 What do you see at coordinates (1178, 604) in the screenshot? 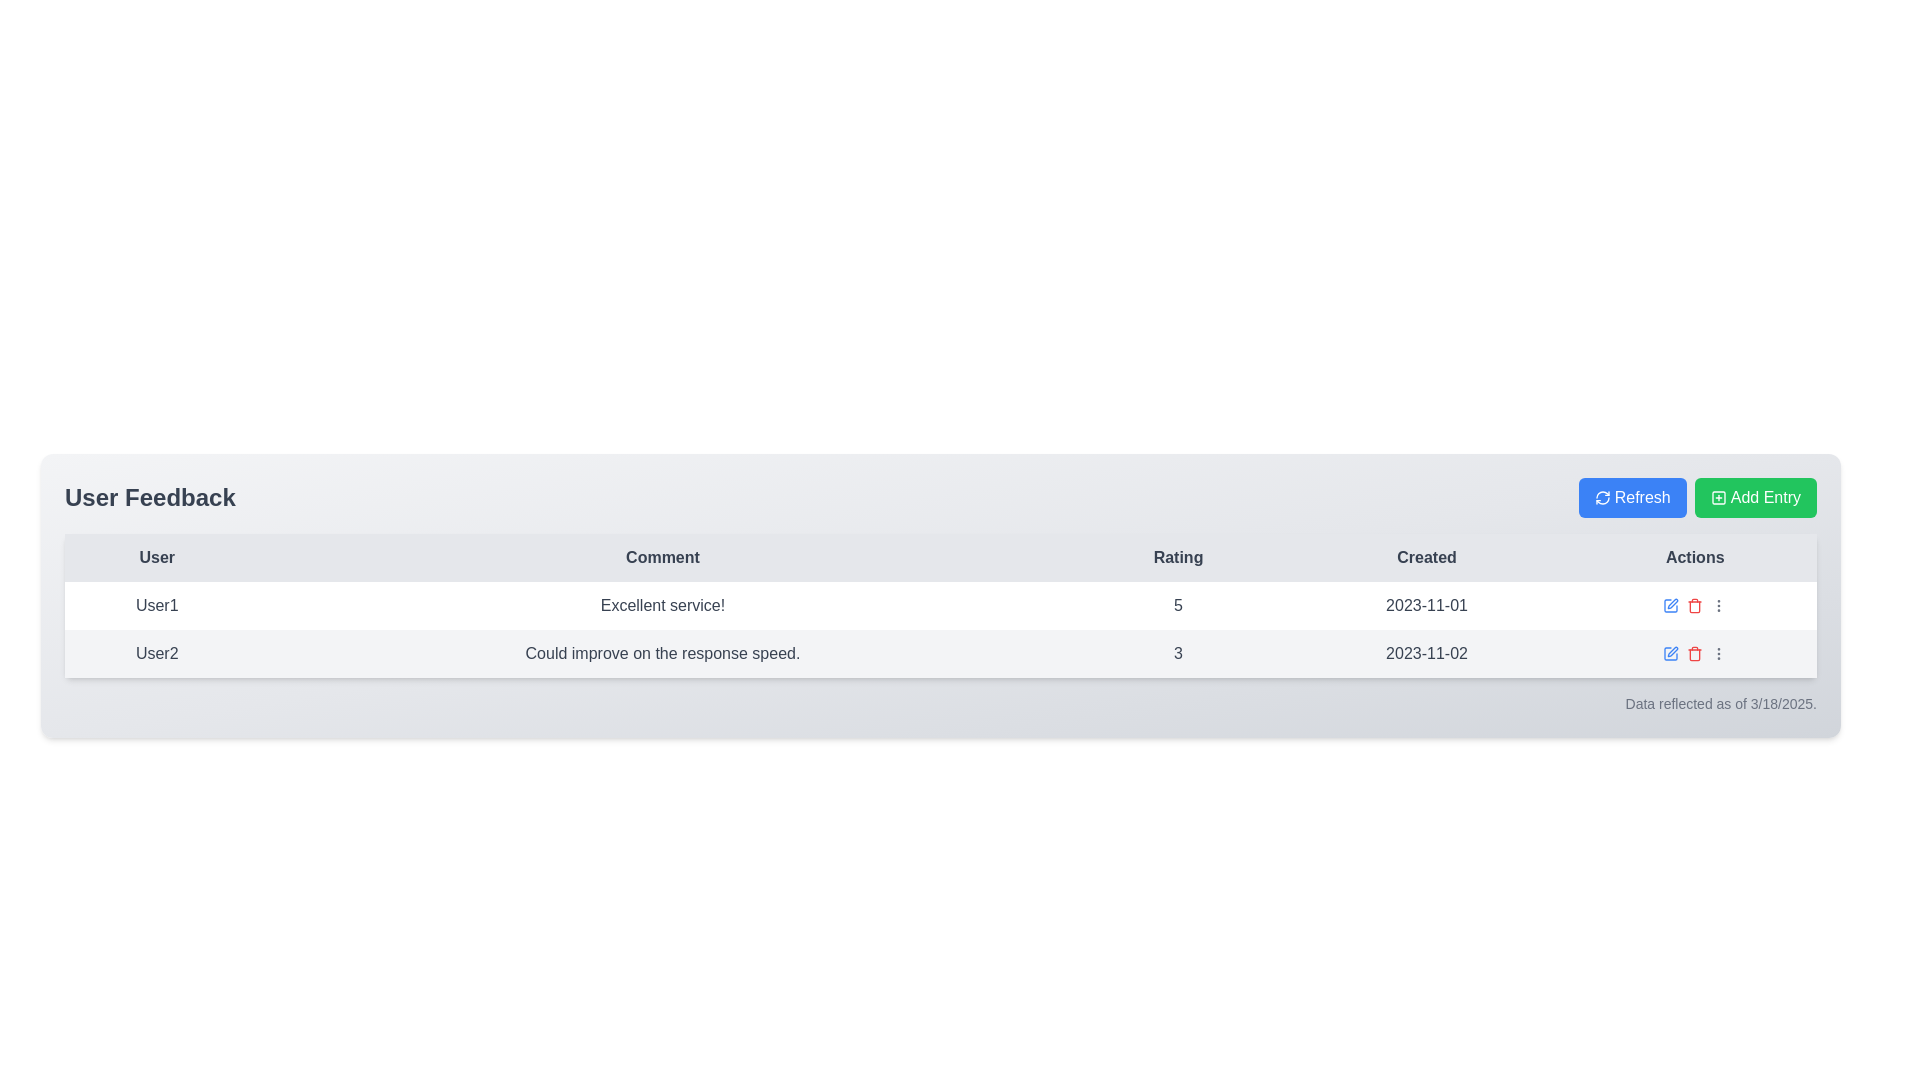
I see `the text label displaying the rating score for 'User1' in the third cell of the first row under the 'Rating' column` at bounding box center [1178, 604].